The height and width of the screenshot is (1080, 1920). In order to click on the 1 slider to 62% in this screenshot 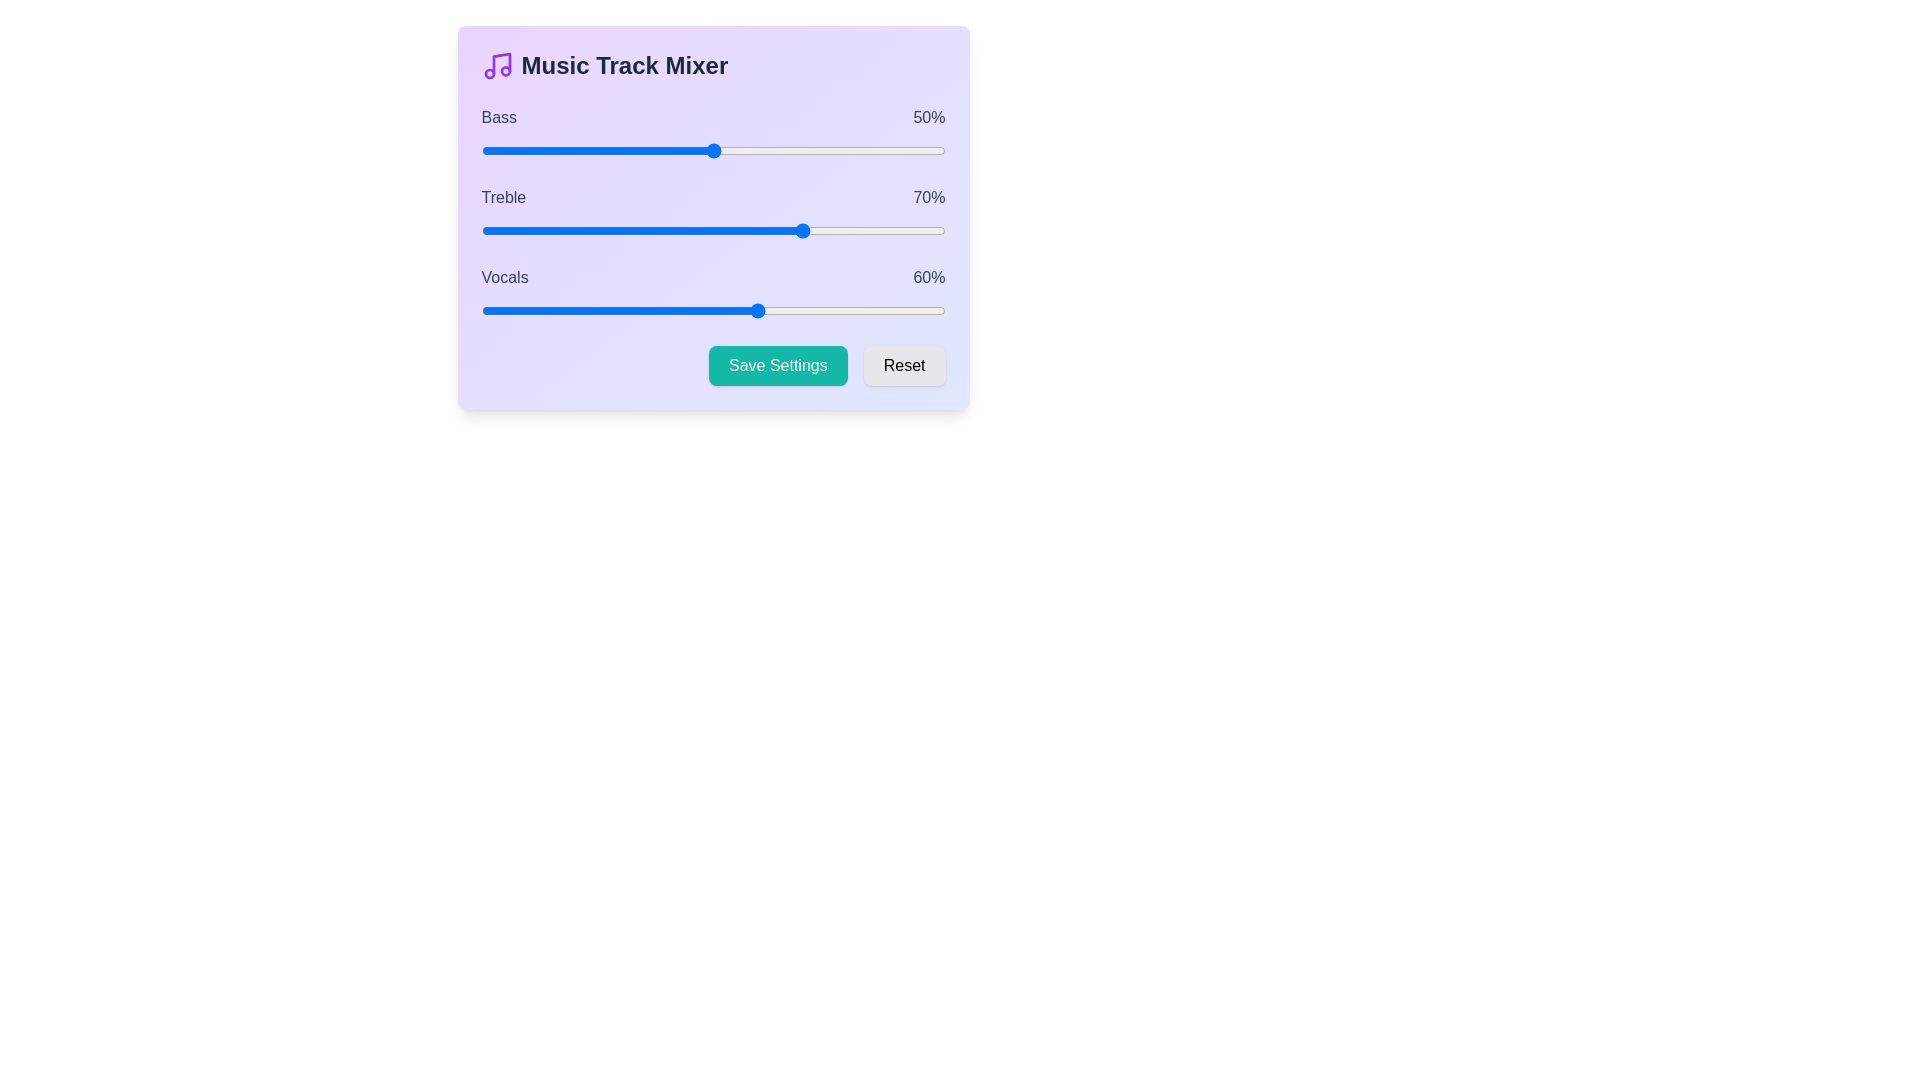, I will do `click(768, 230)`.